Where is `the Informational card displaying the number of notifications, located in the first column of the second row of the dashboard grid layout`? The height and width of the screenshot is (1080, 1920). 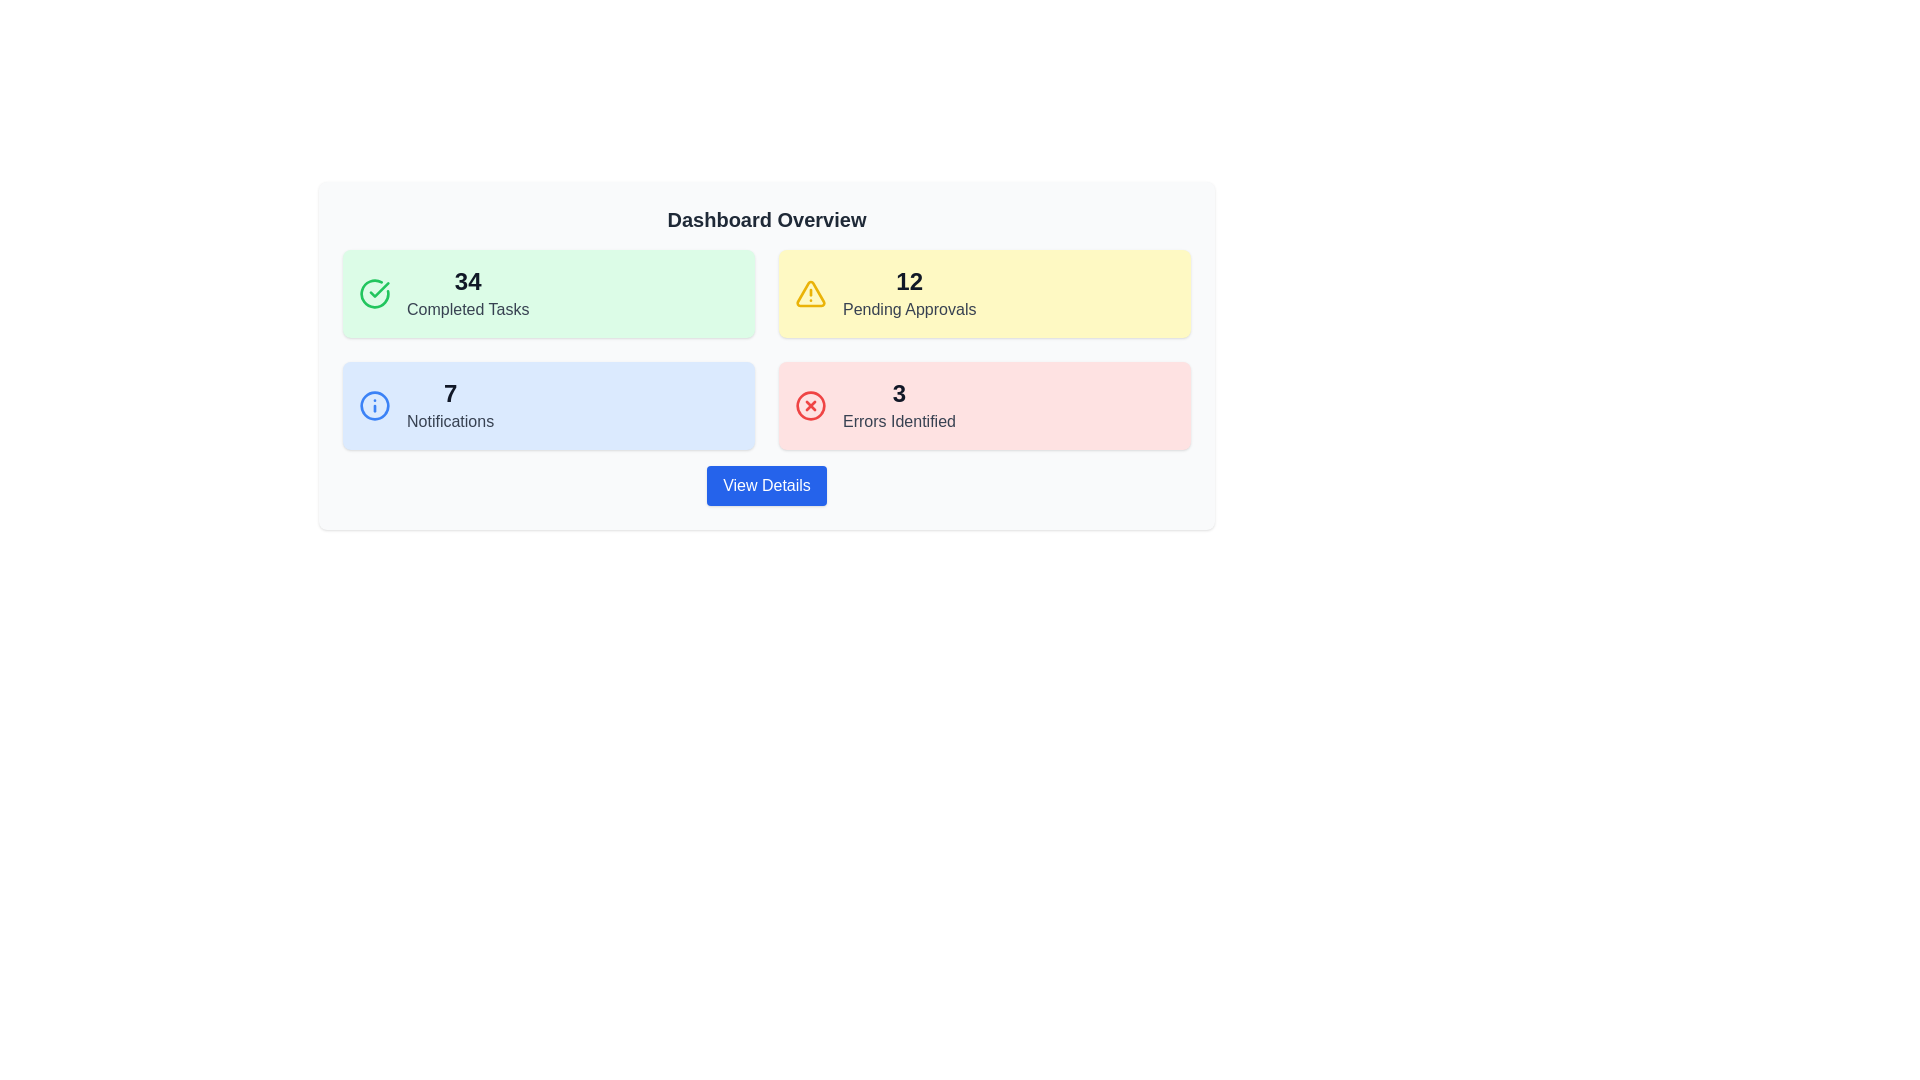 the Informational card displaying the number of notifications, located in the first column of the second row of the dashboard grid layout is located at coordinates (548, 405).